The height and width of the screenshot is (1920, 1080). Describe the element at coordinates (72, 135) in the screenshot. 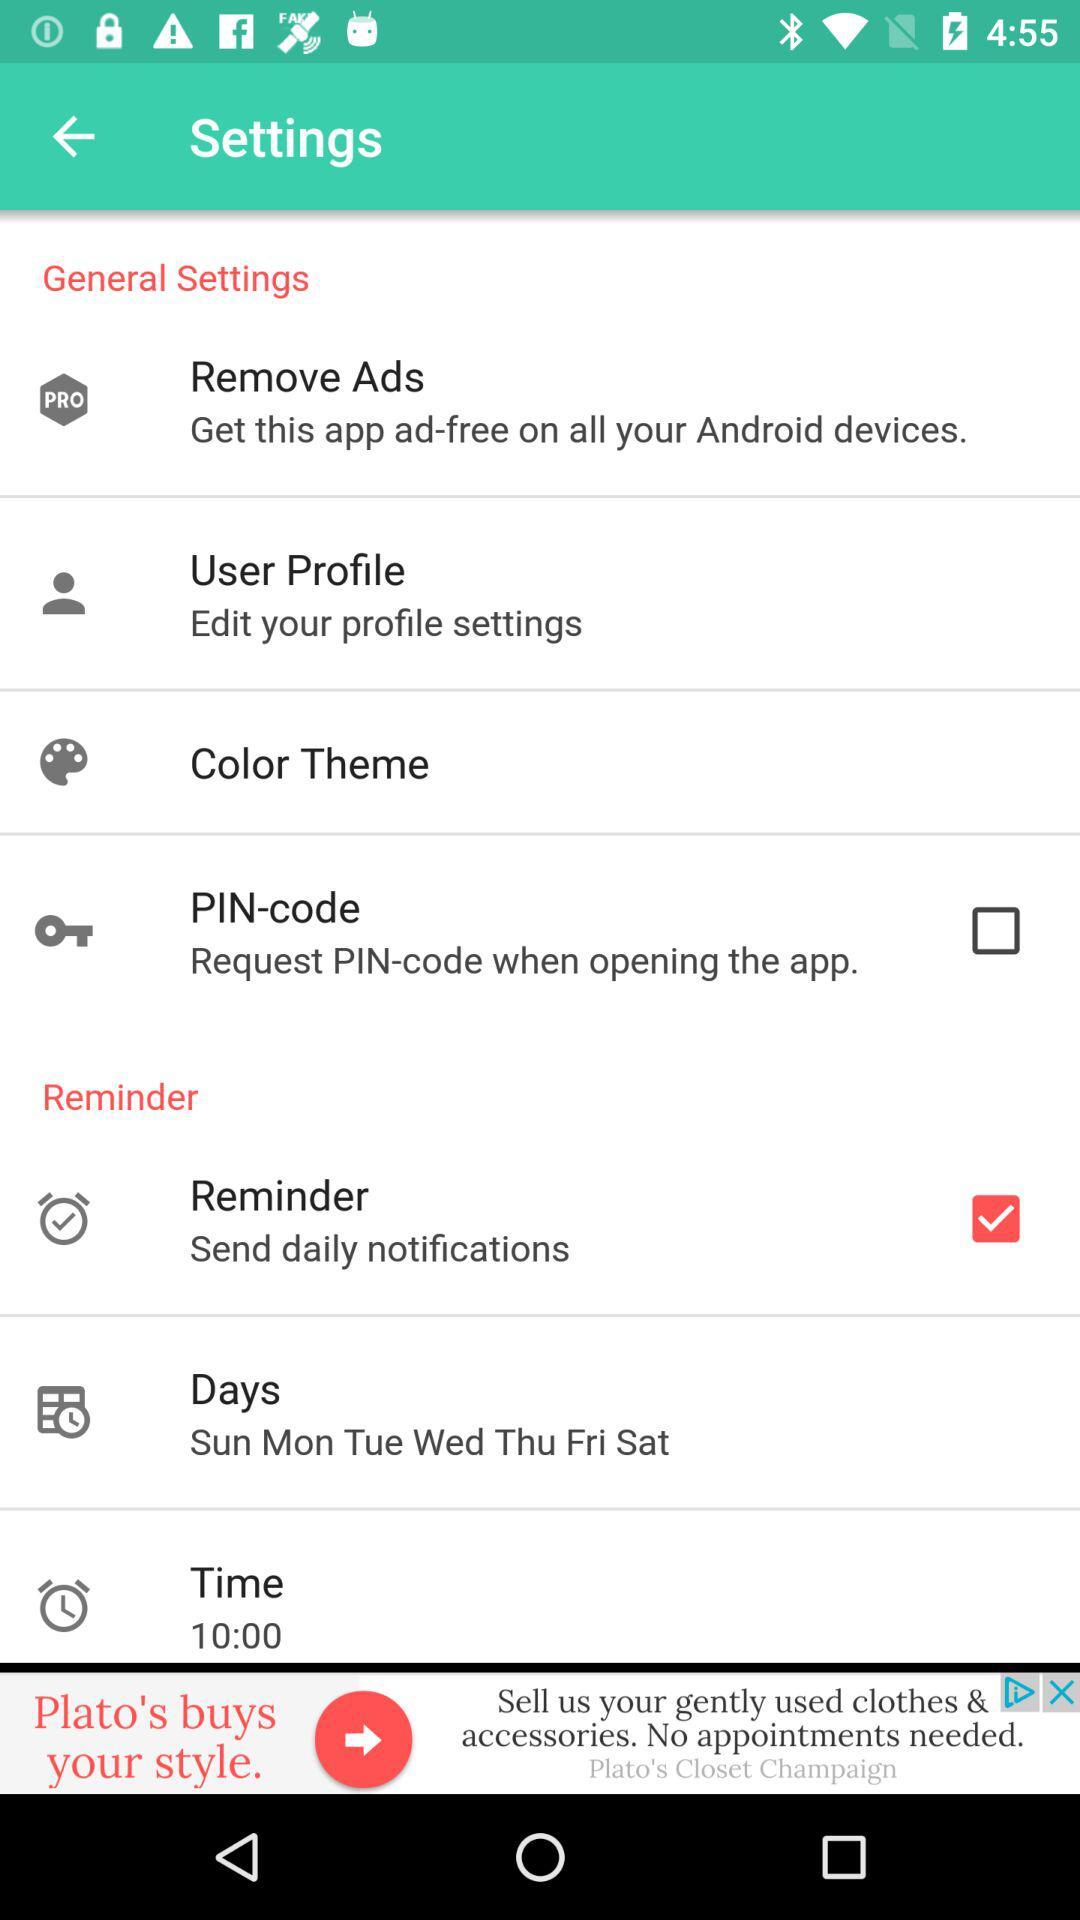

I see `previous` at that location.